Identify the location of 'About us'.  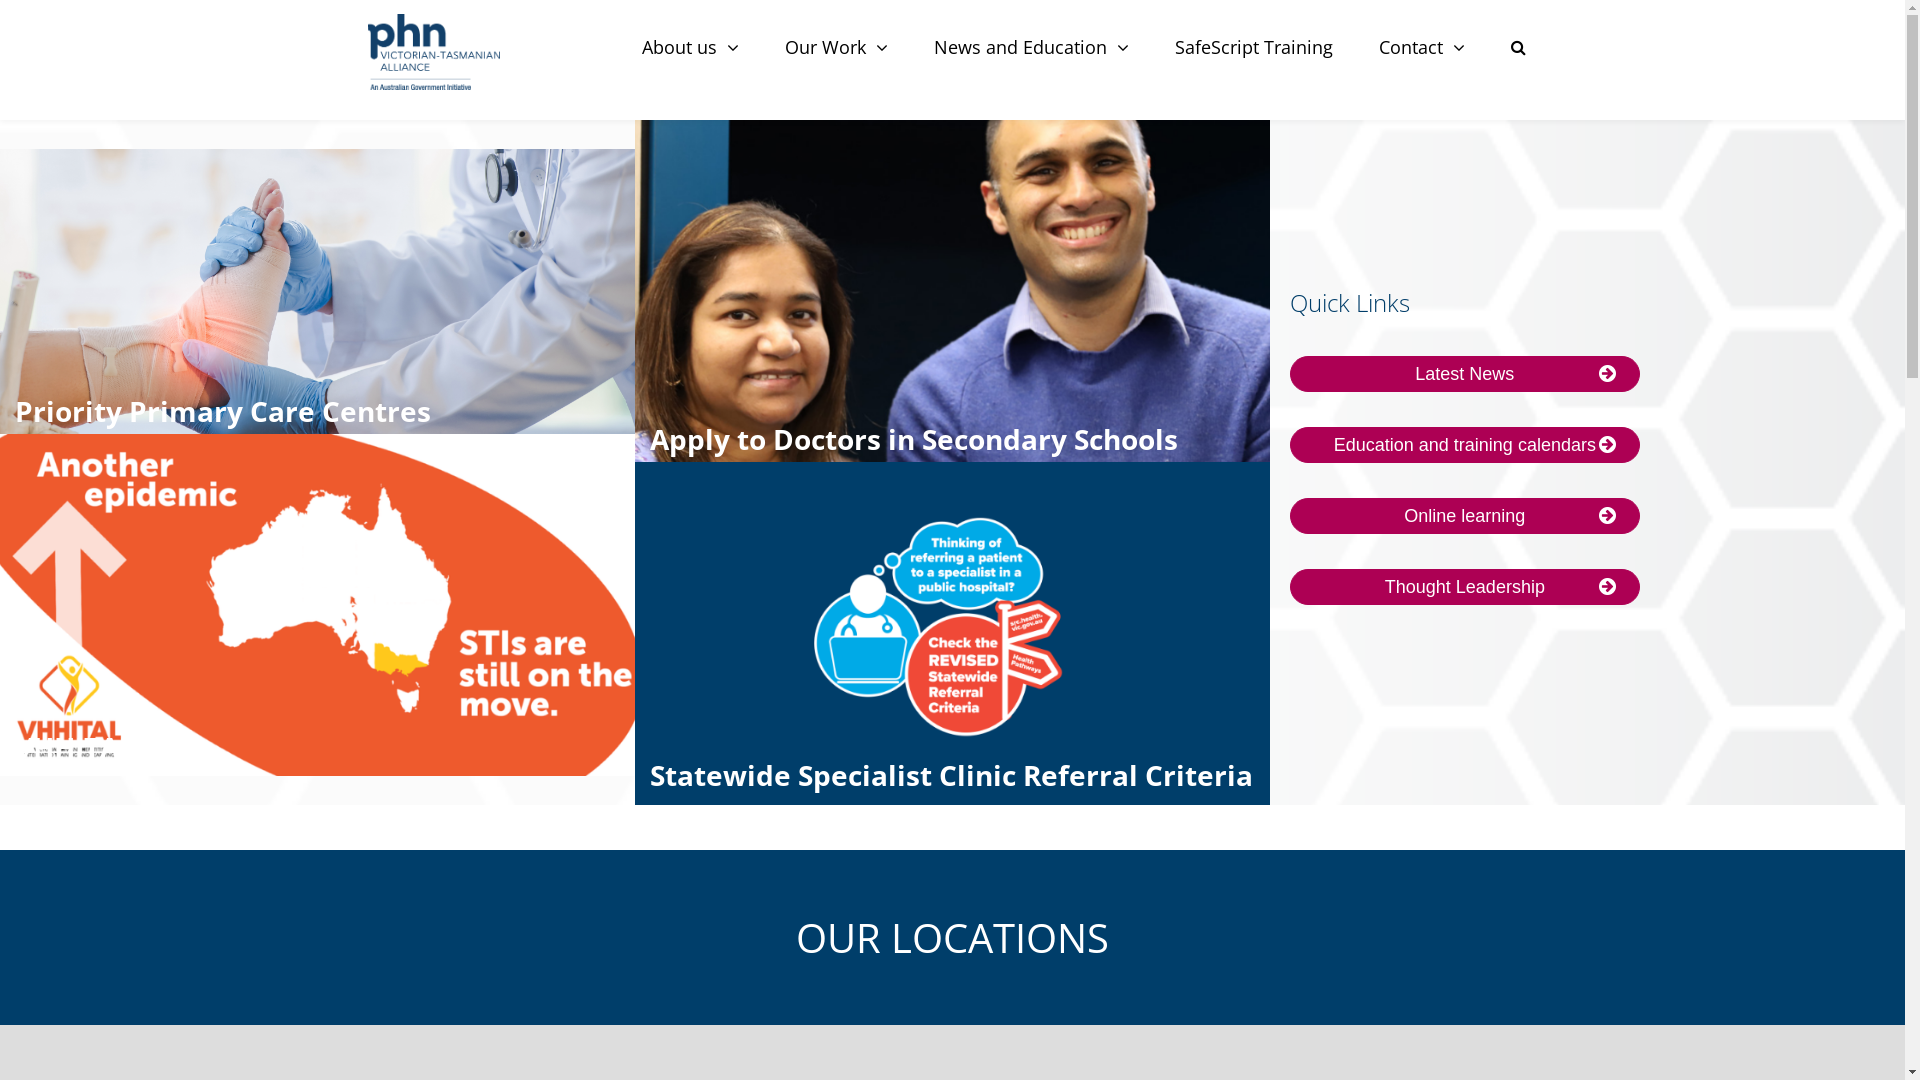
(689, 46).